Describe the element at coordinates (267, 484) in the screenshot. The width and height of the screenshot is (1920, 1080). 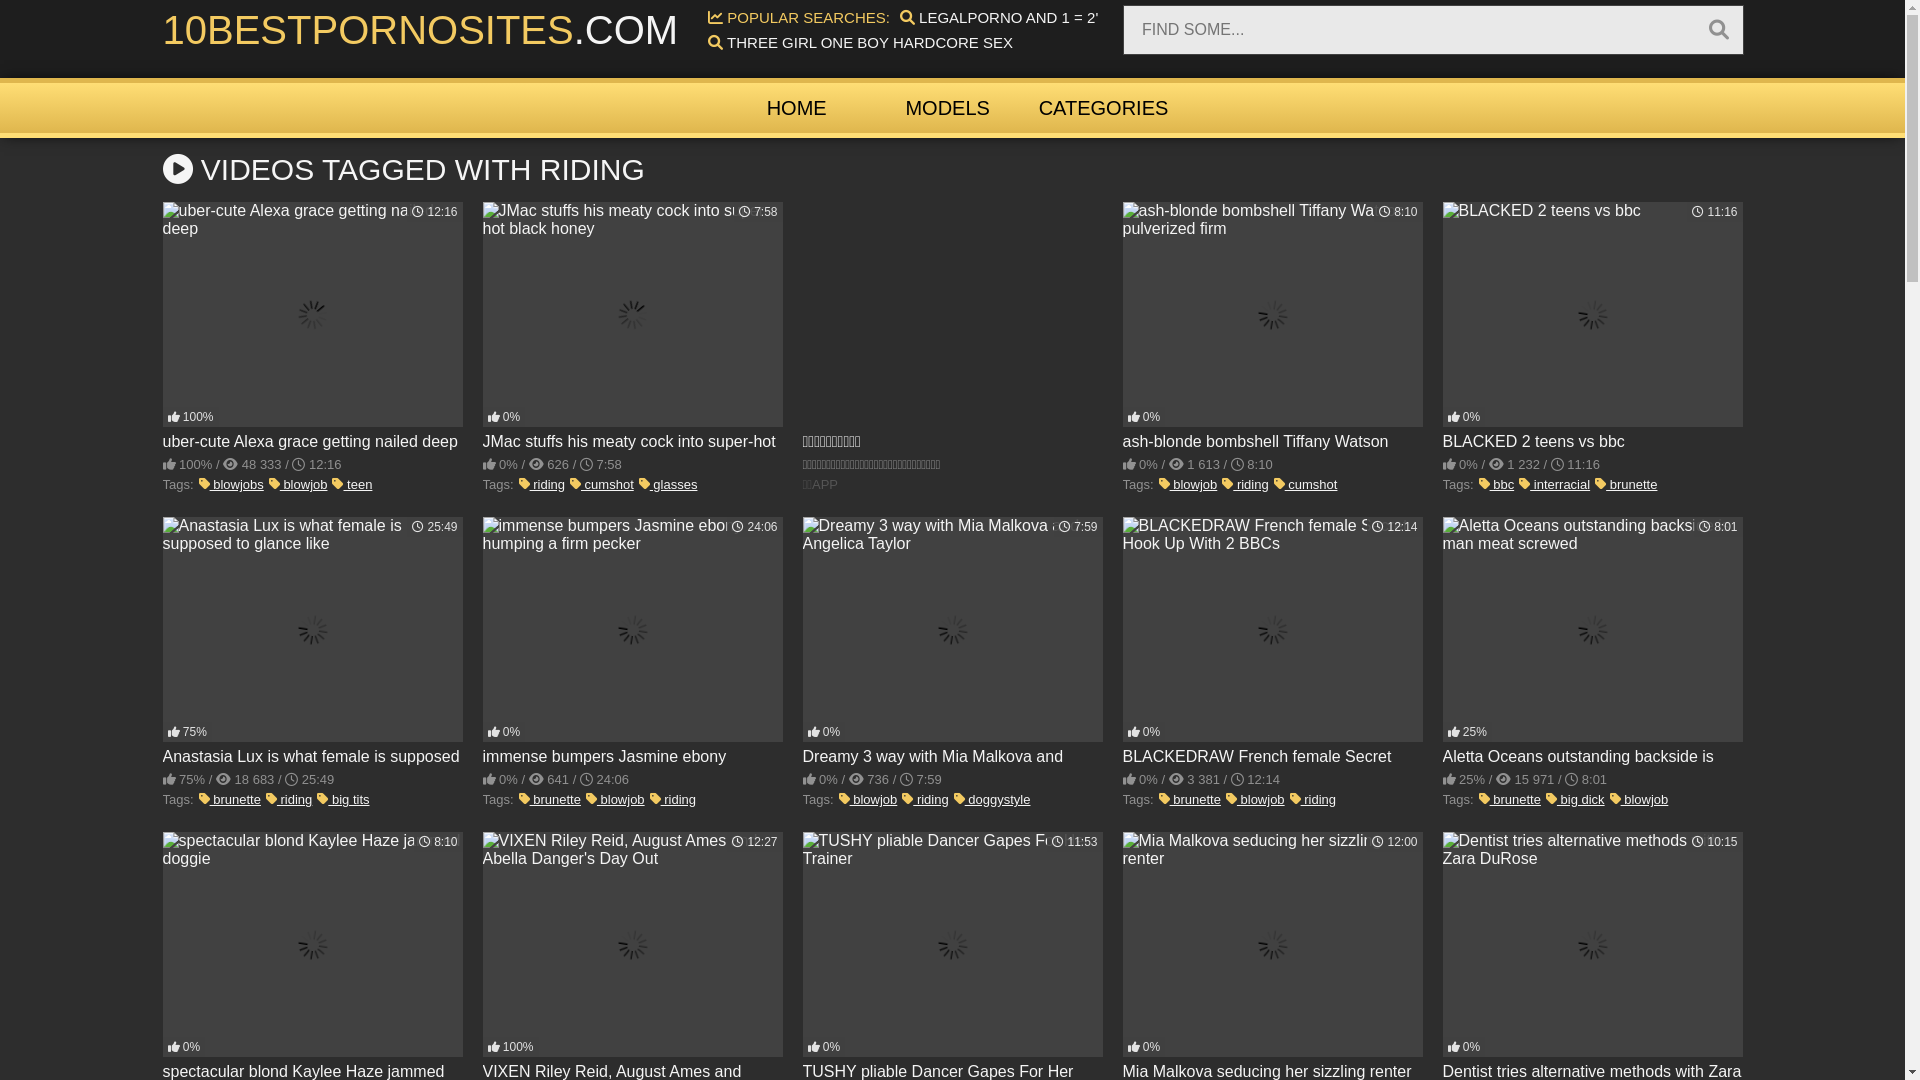
I see `'blowjob'` at that location.